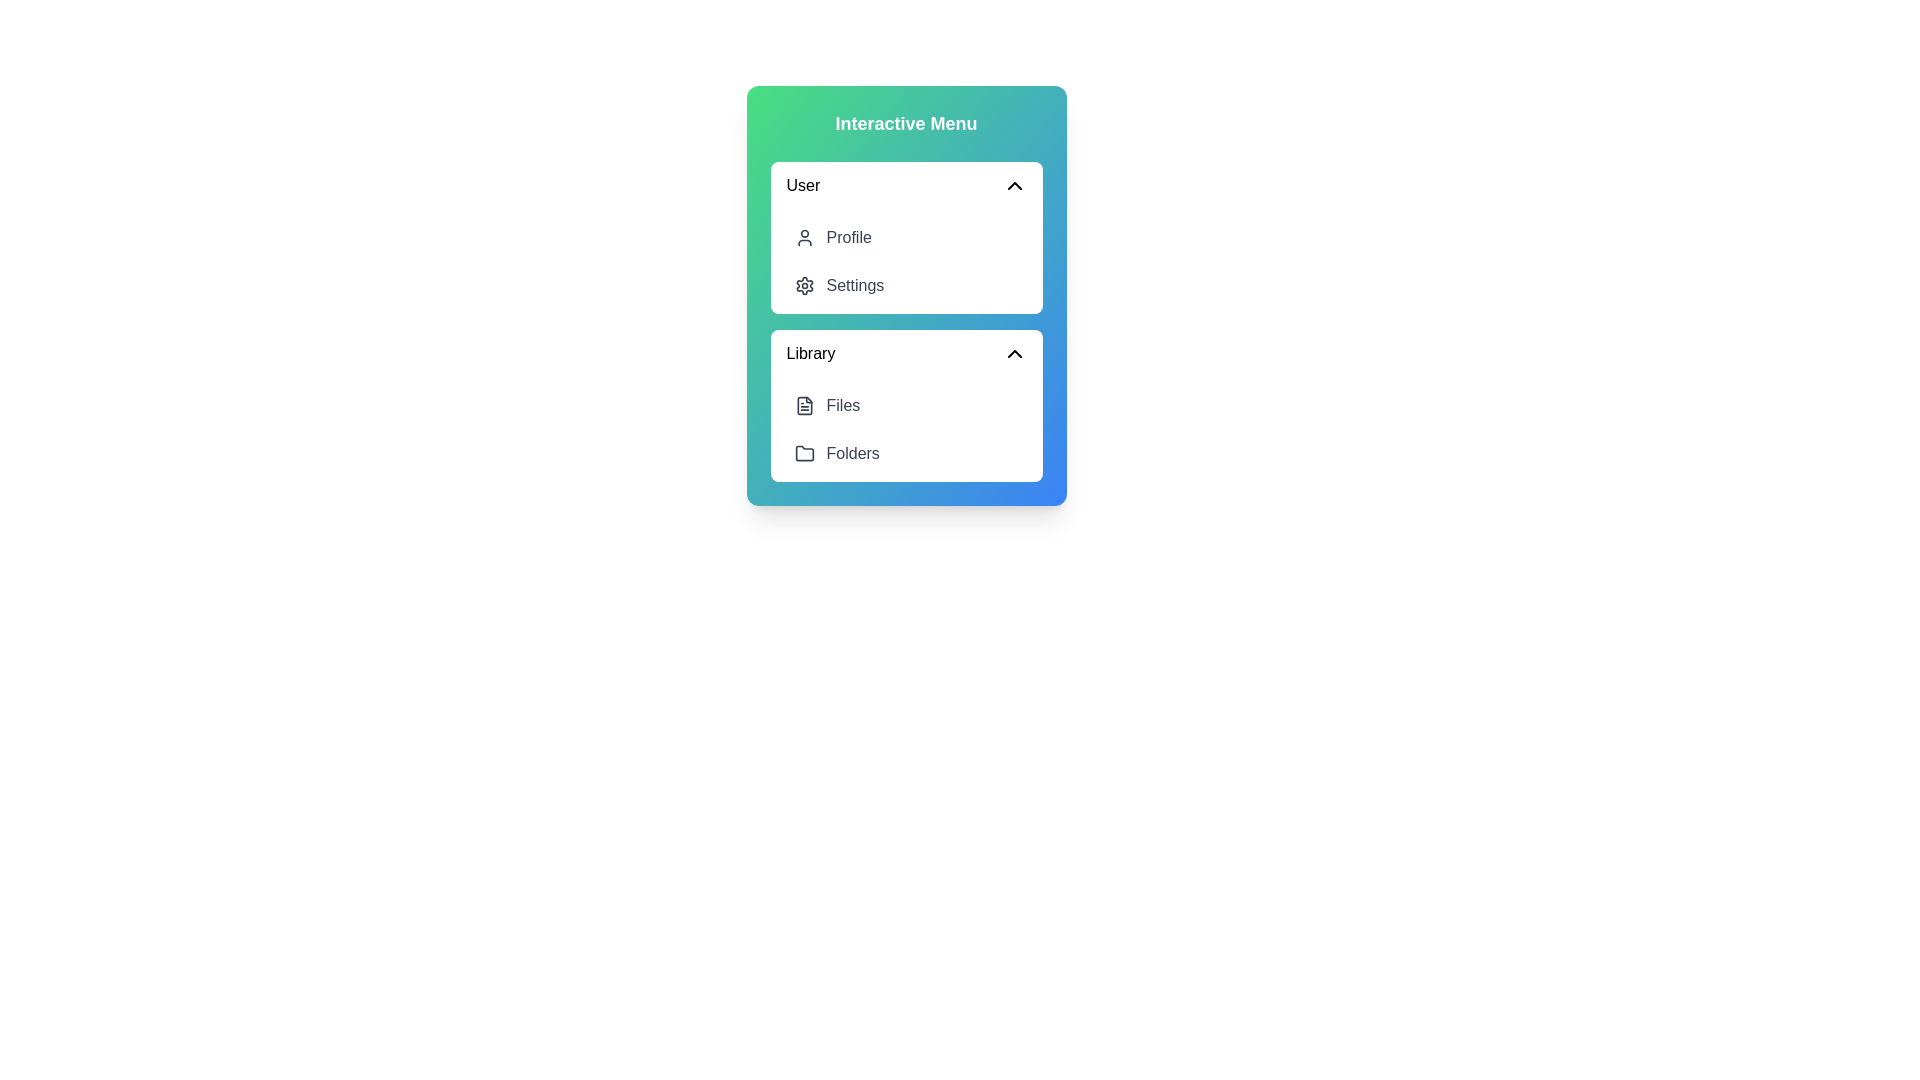  What do you see at coordinates (905, 454) in the screenshot?
I see `the menu item Folders within the NestedDashboardMenu component` at bounding box center [905, 454].